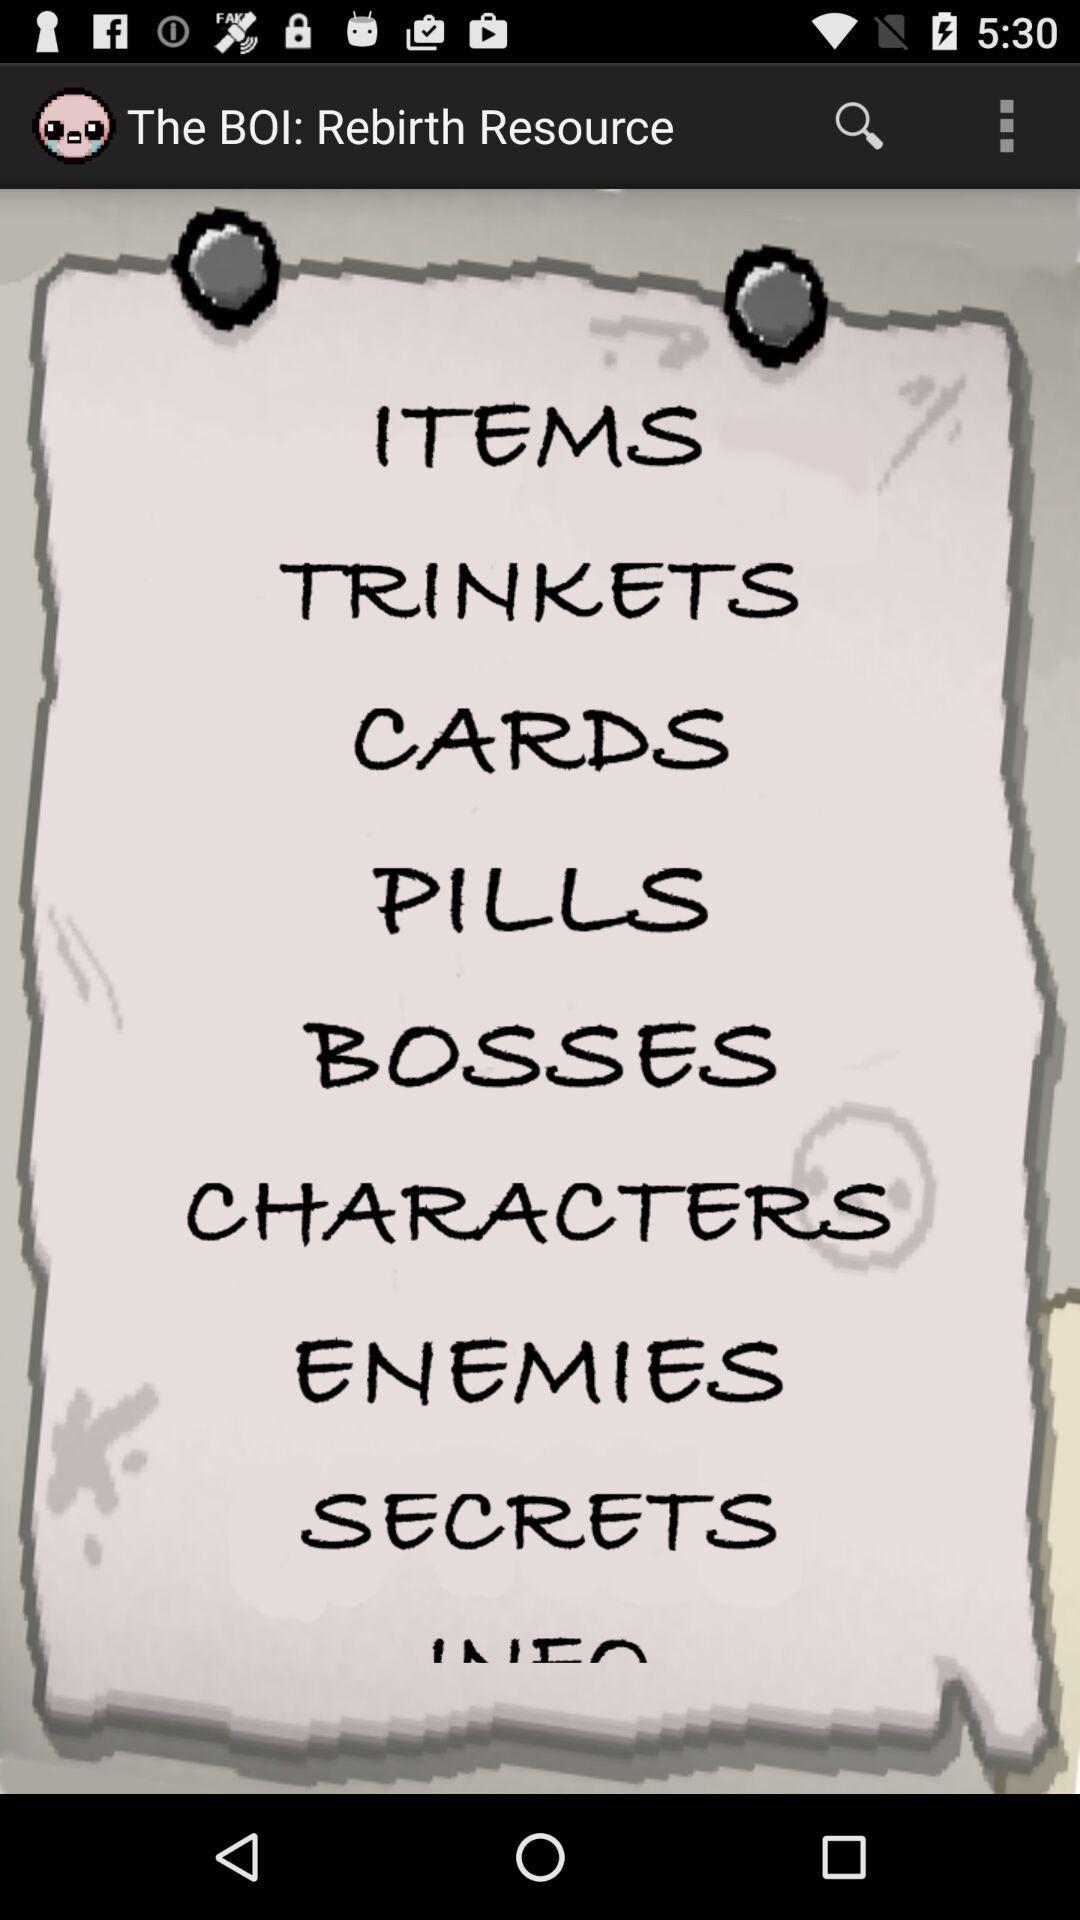  What do you see at coordinates (540, 437) in the screenshot?
I see `see a list of items` at bounding box center [540, 437].